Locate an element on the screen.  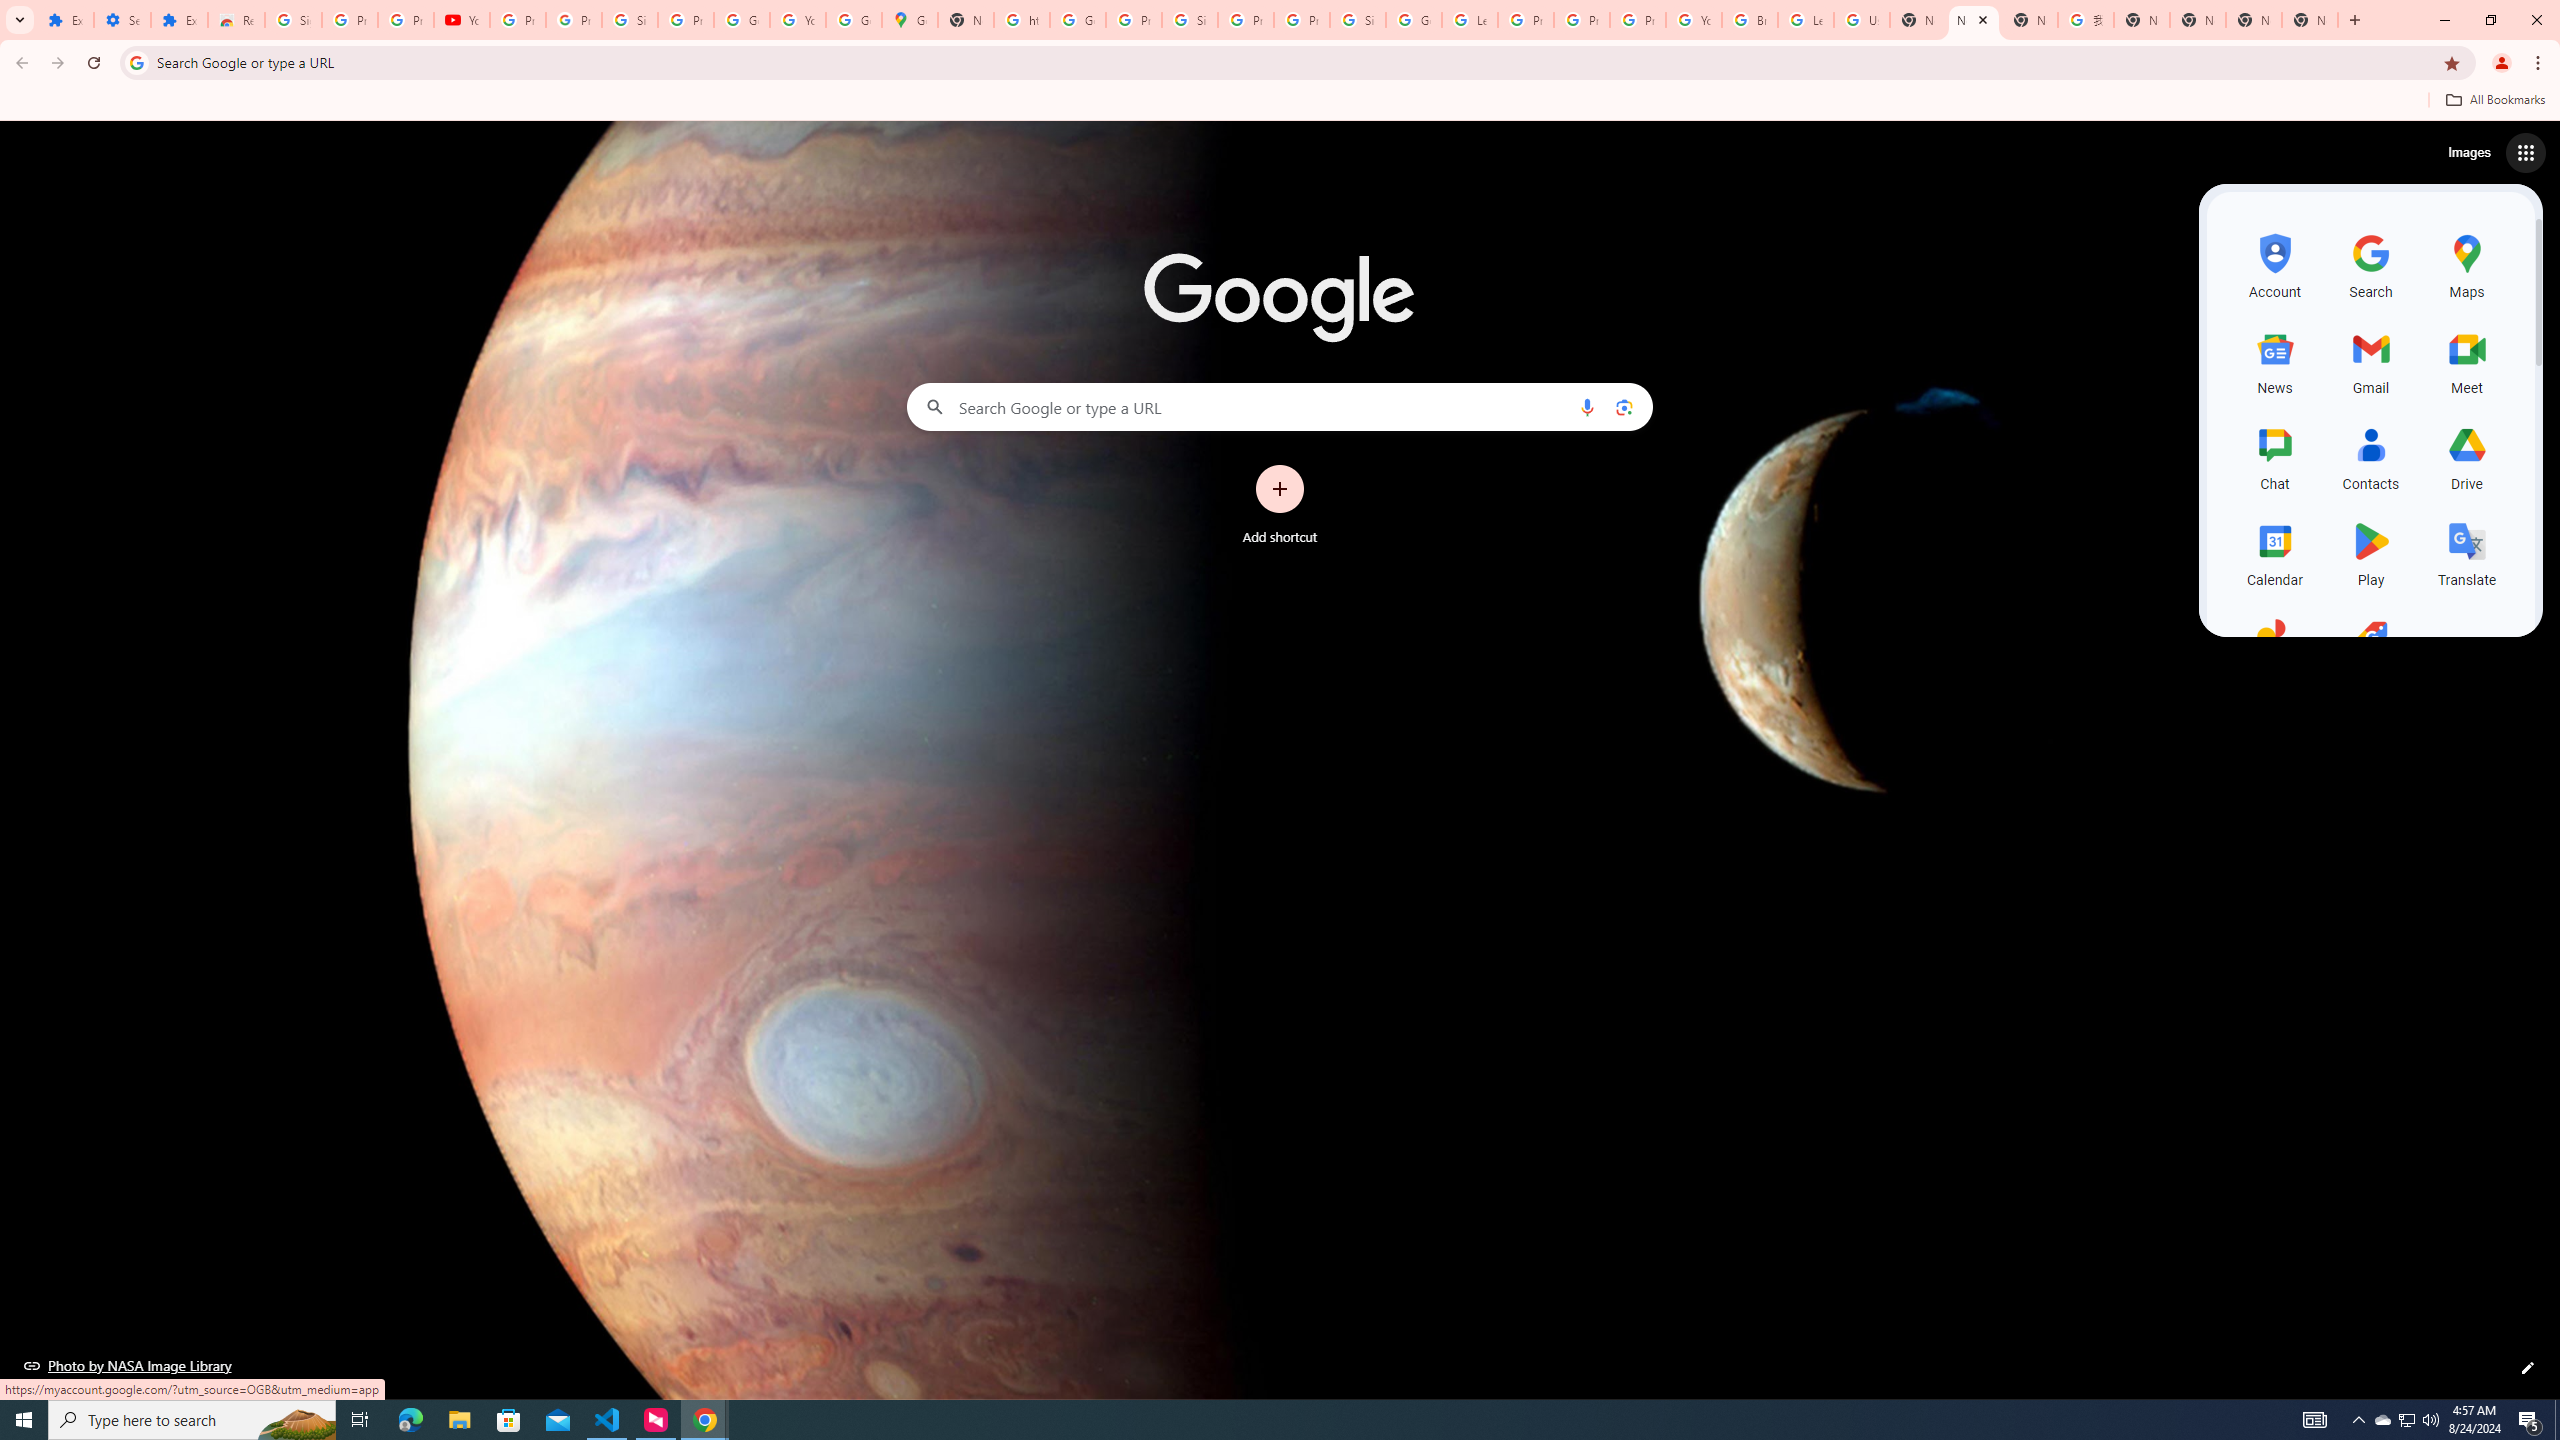
'https://scholar.google.com/' is located at coordinates (1022, 19).